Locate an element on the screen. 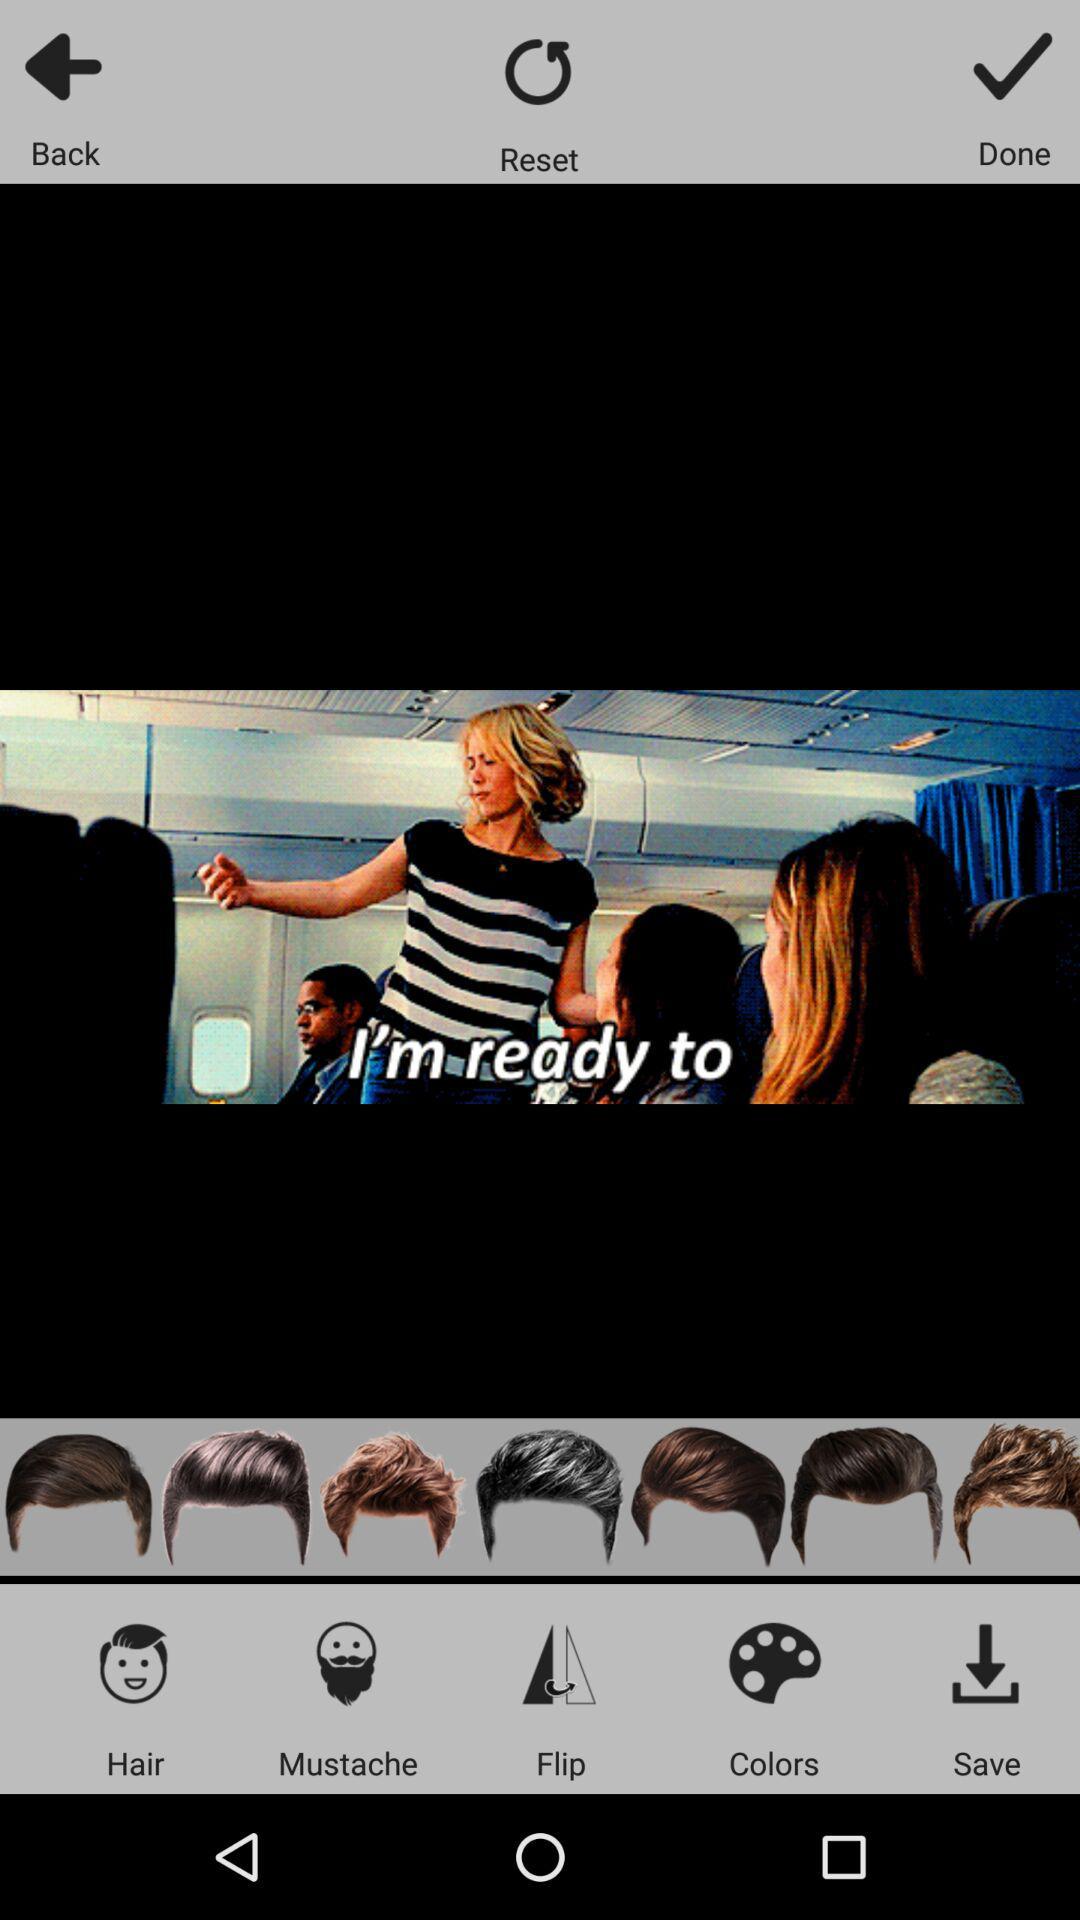 This screenshot has width=1080, height=1920. open mustache advertisement on menu is located at coordinates (346, 1662).